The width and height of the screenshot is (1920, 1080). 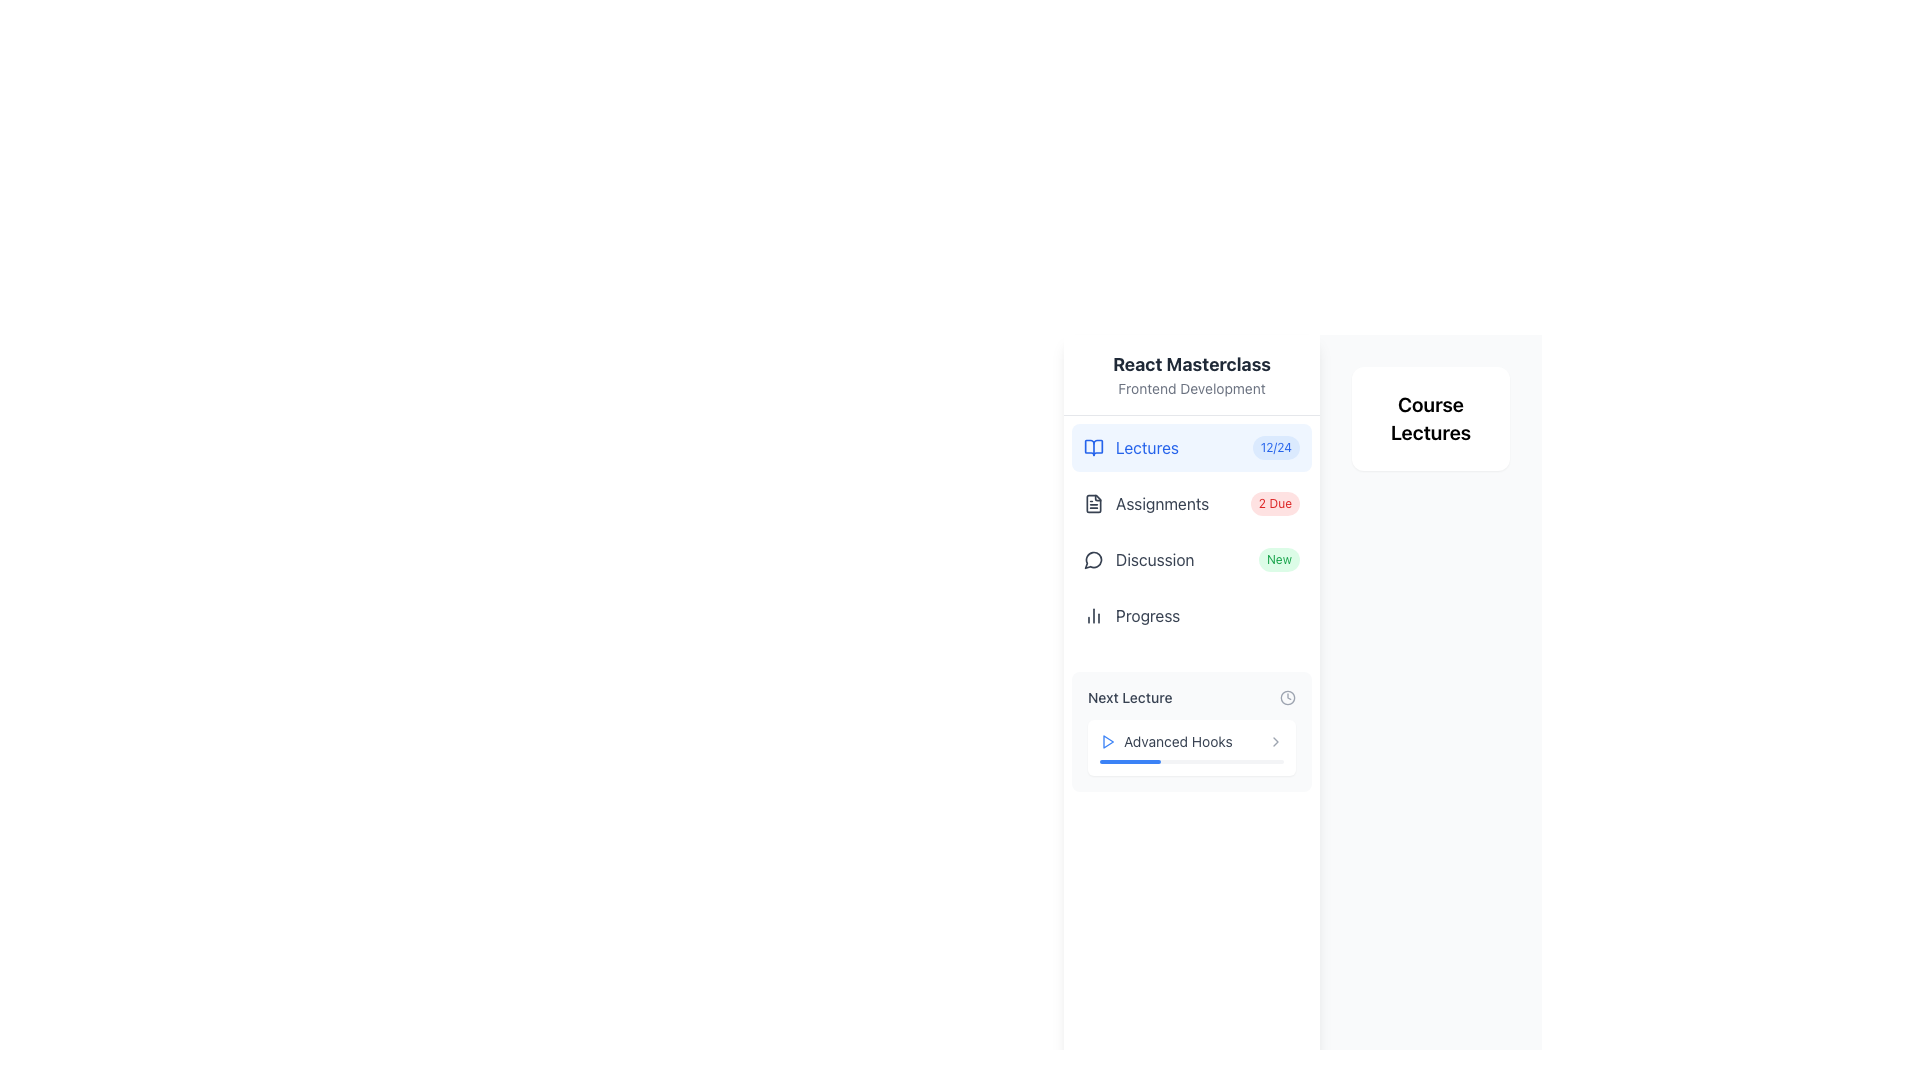 What do you see at coordinates (1287, 697) in the screenshot?
I see `the small clock-like icon, which has a circular outline and is colored light gray` at bounding box center [1287, 697].